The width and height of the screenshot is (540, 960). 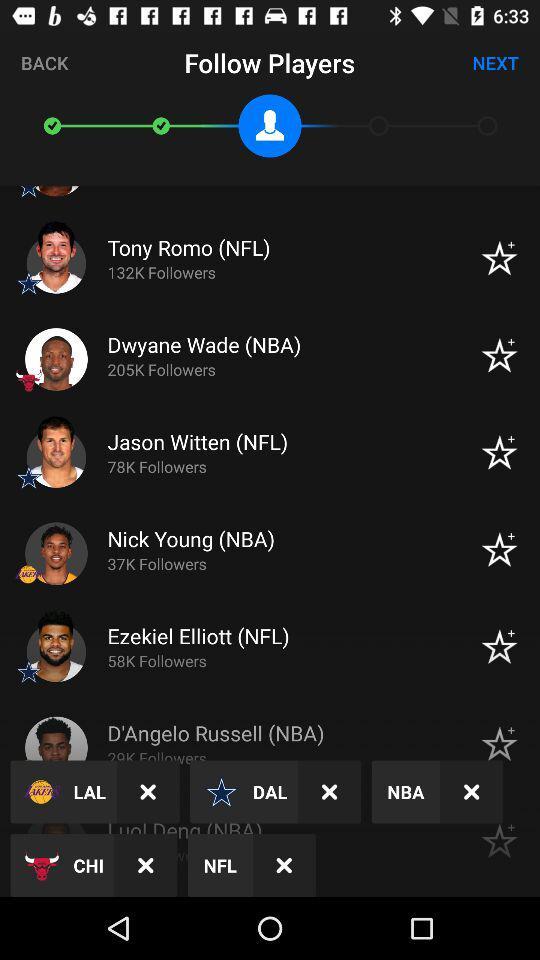 I want to click on the close icon, so click(x=147, y=792).